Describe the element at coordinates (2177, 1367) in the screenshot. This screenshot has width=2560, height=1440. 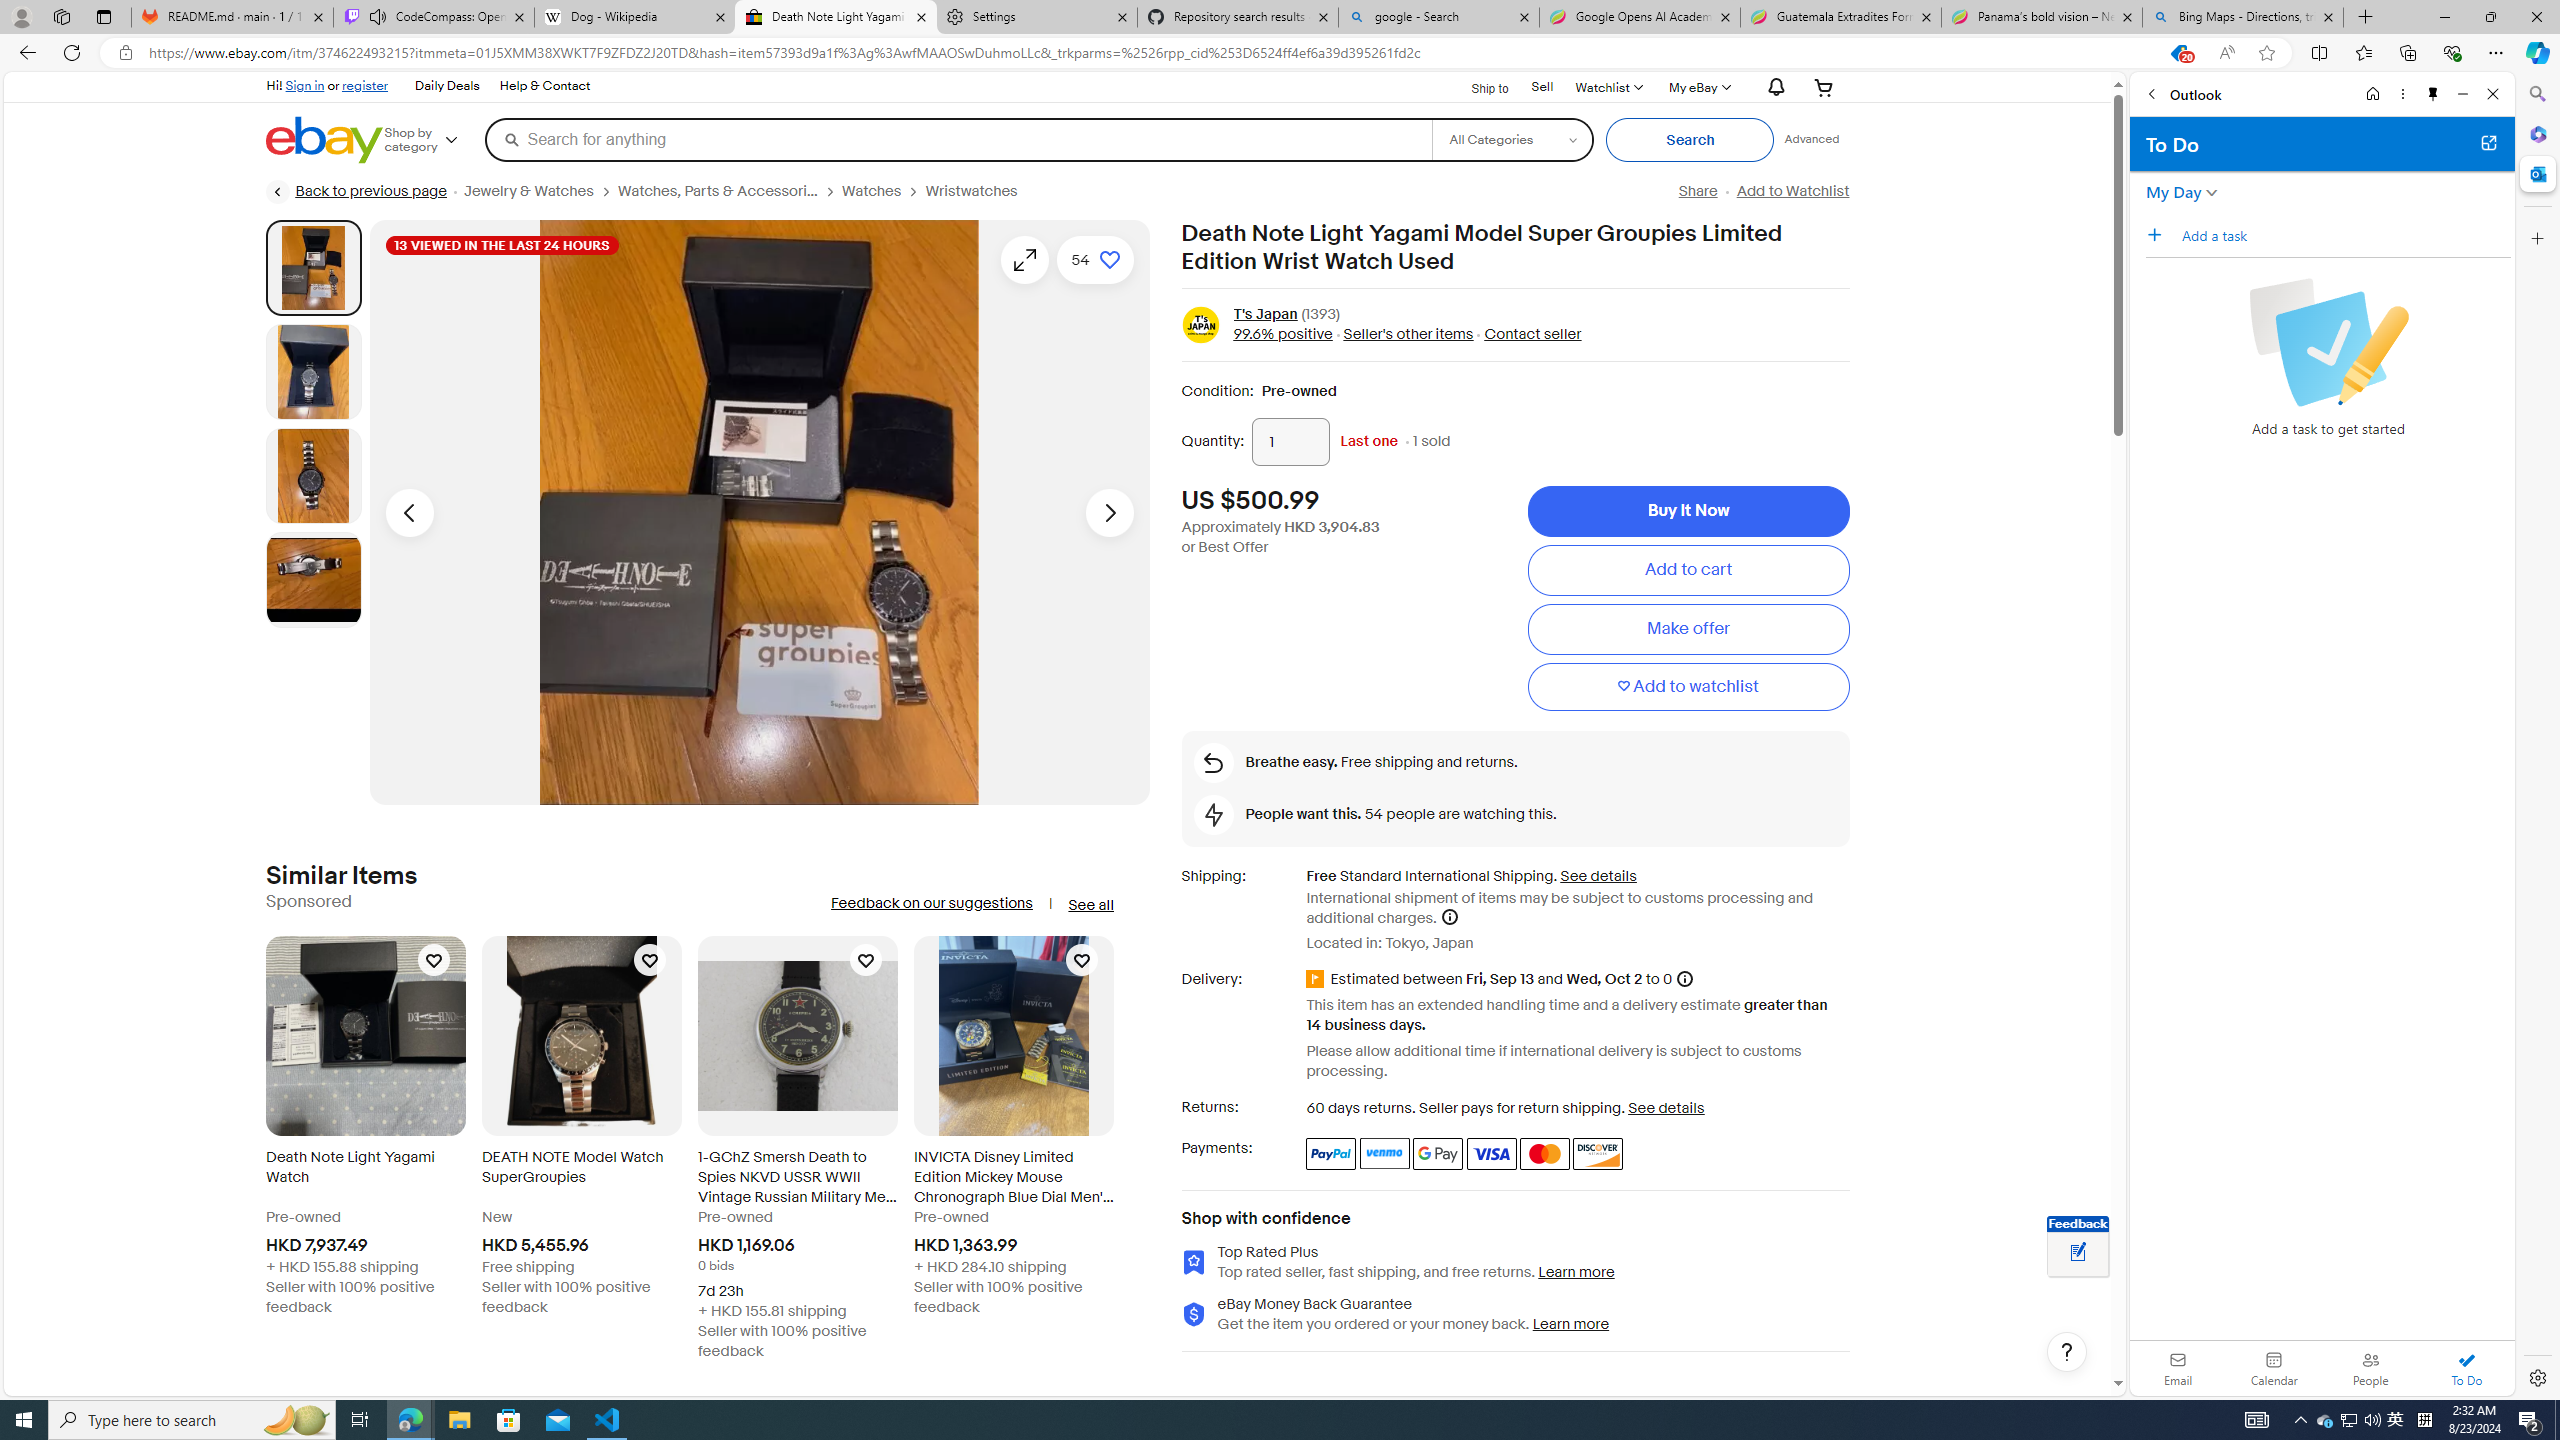
I see `'Email'` at that location.